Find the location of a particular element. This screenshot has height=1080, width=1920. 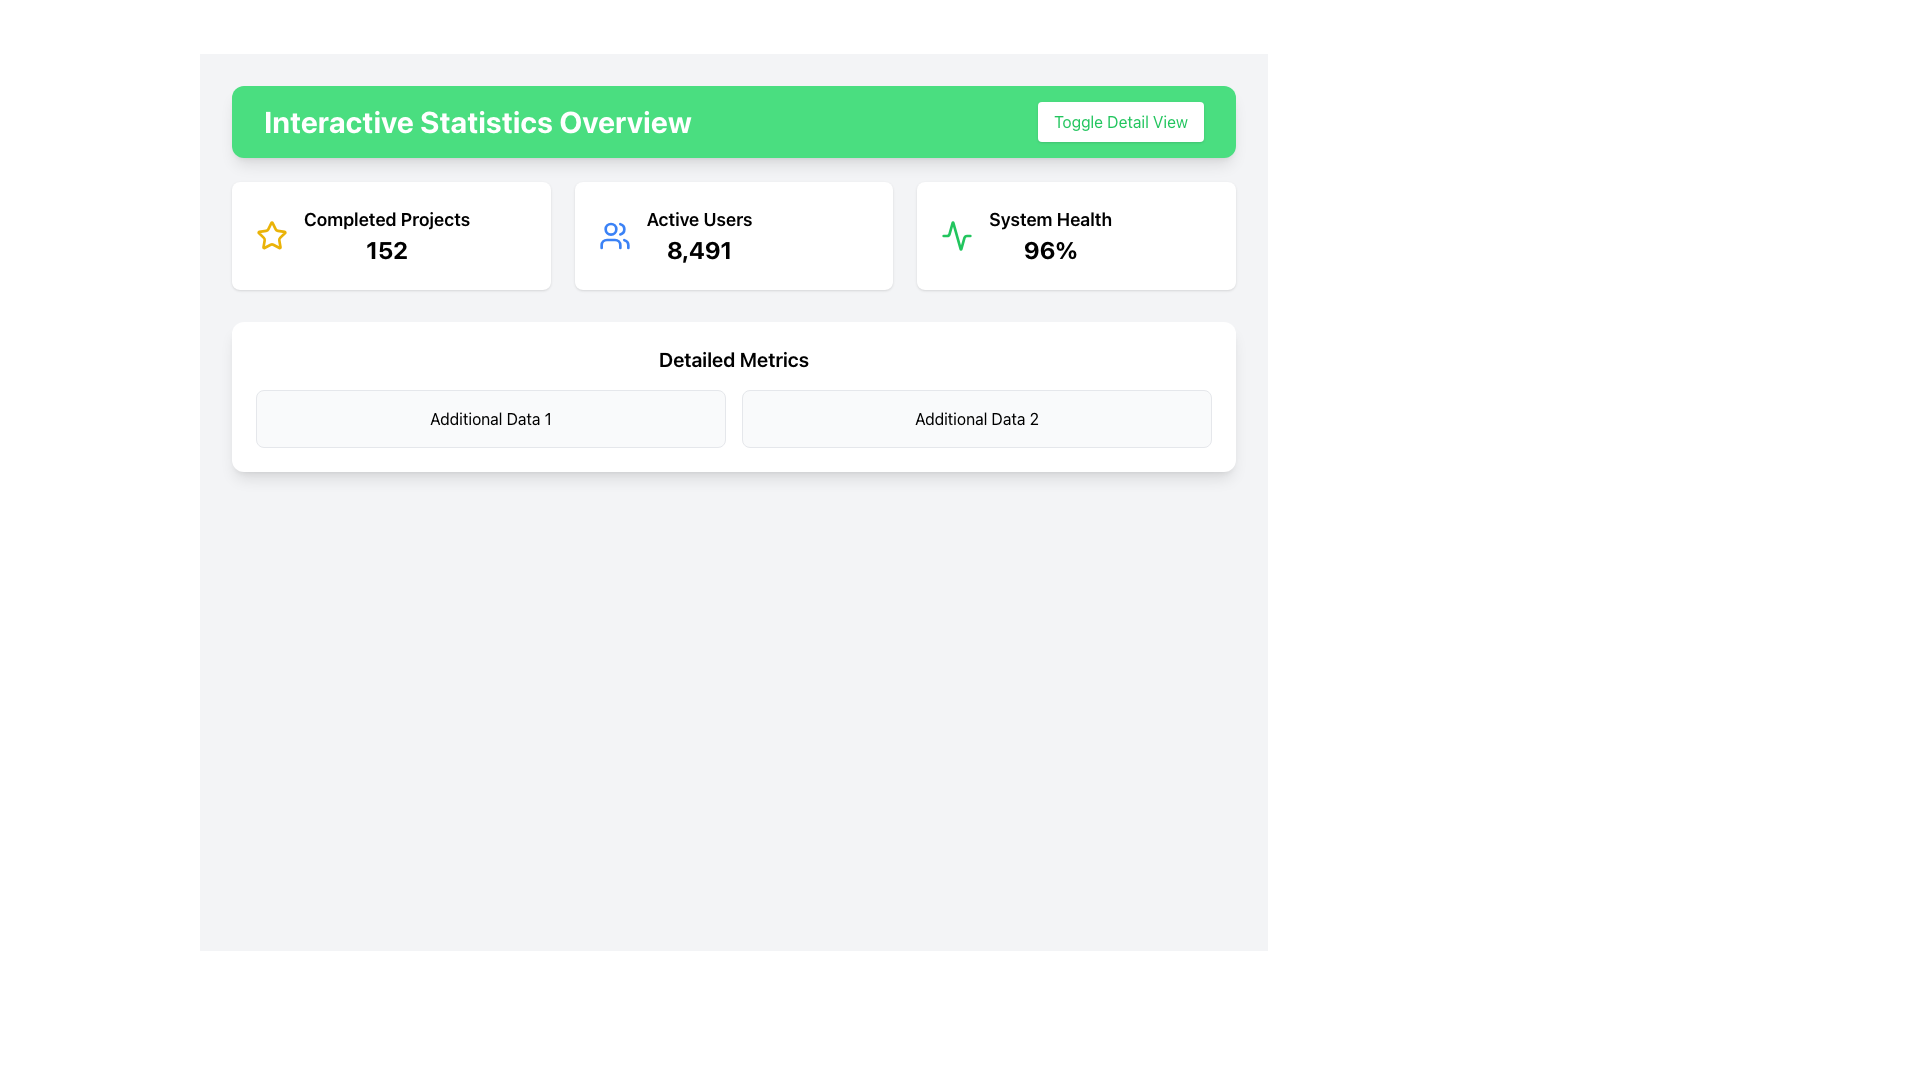

the system health metric information card is located at coordinates (1075, 234).